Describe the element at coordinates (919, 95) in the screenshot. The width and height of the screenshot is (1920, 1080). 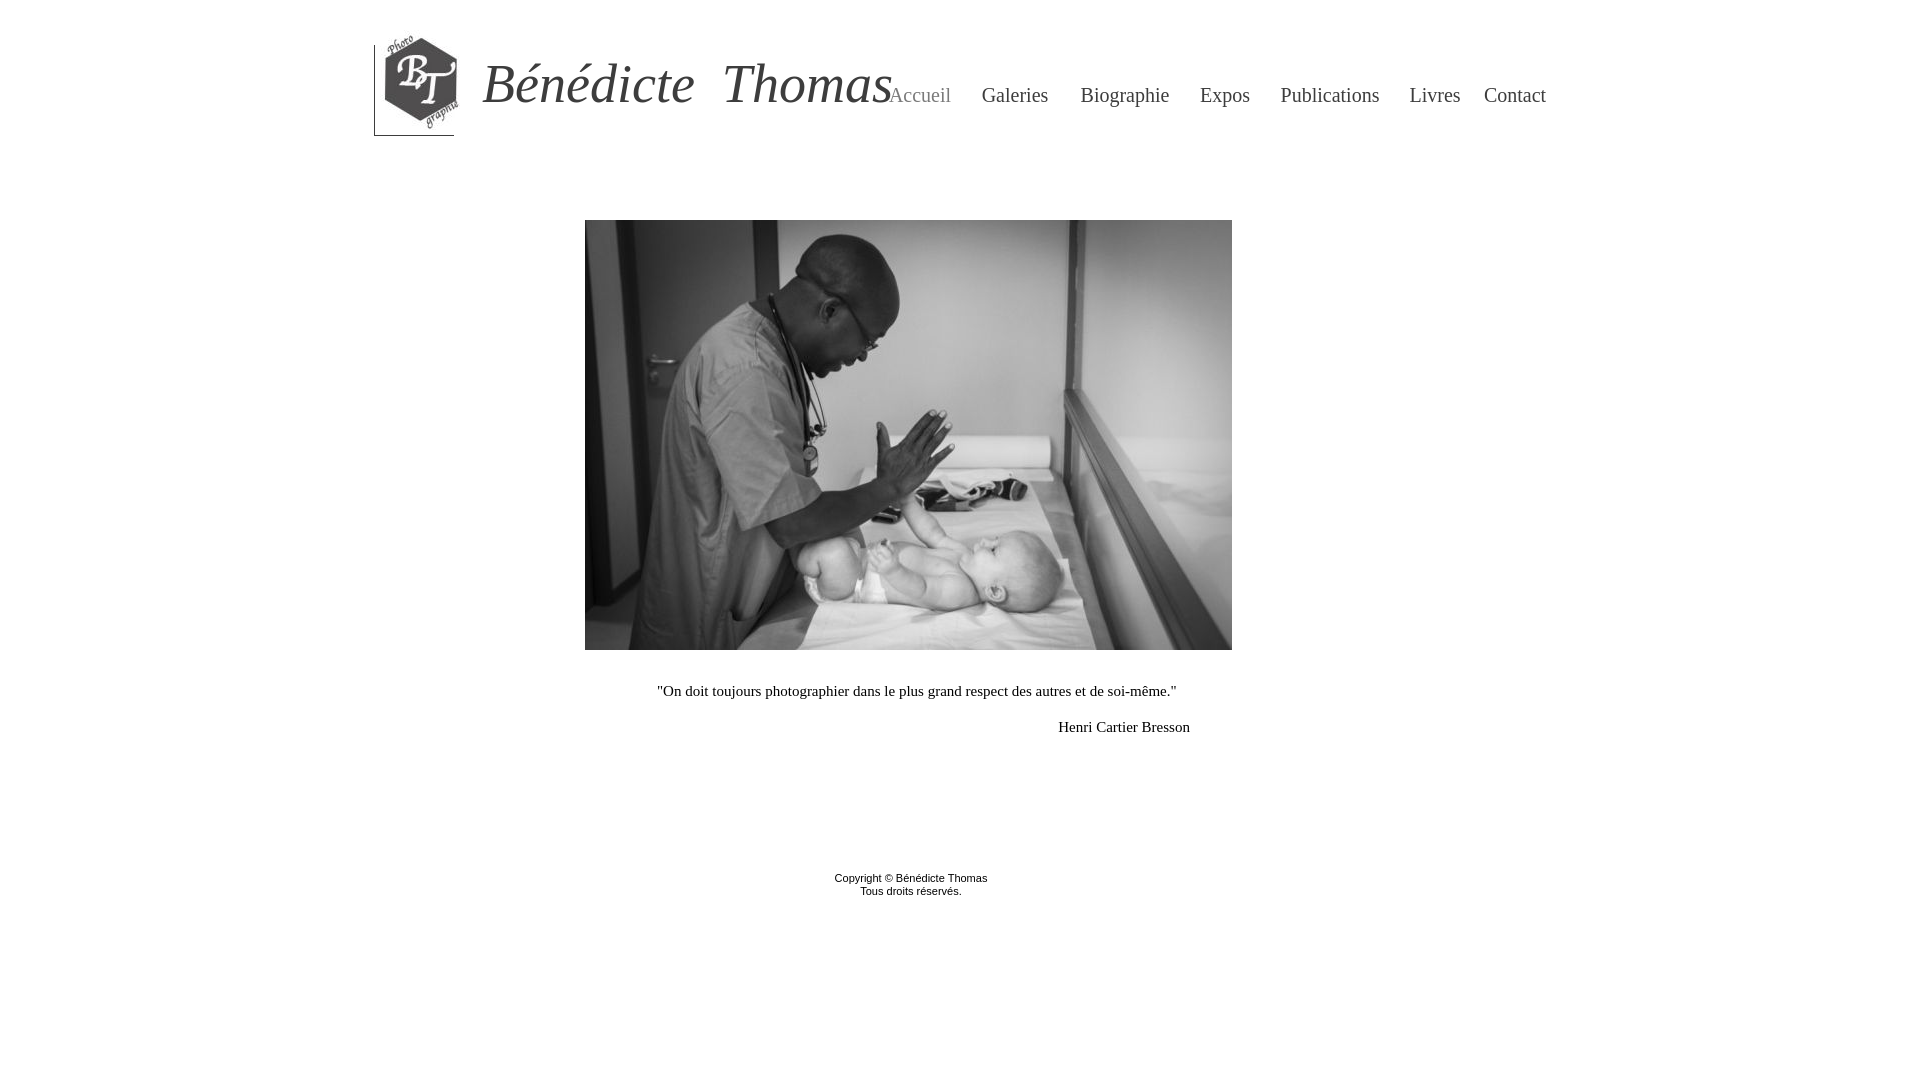
I see `'Accueil'` at that location.